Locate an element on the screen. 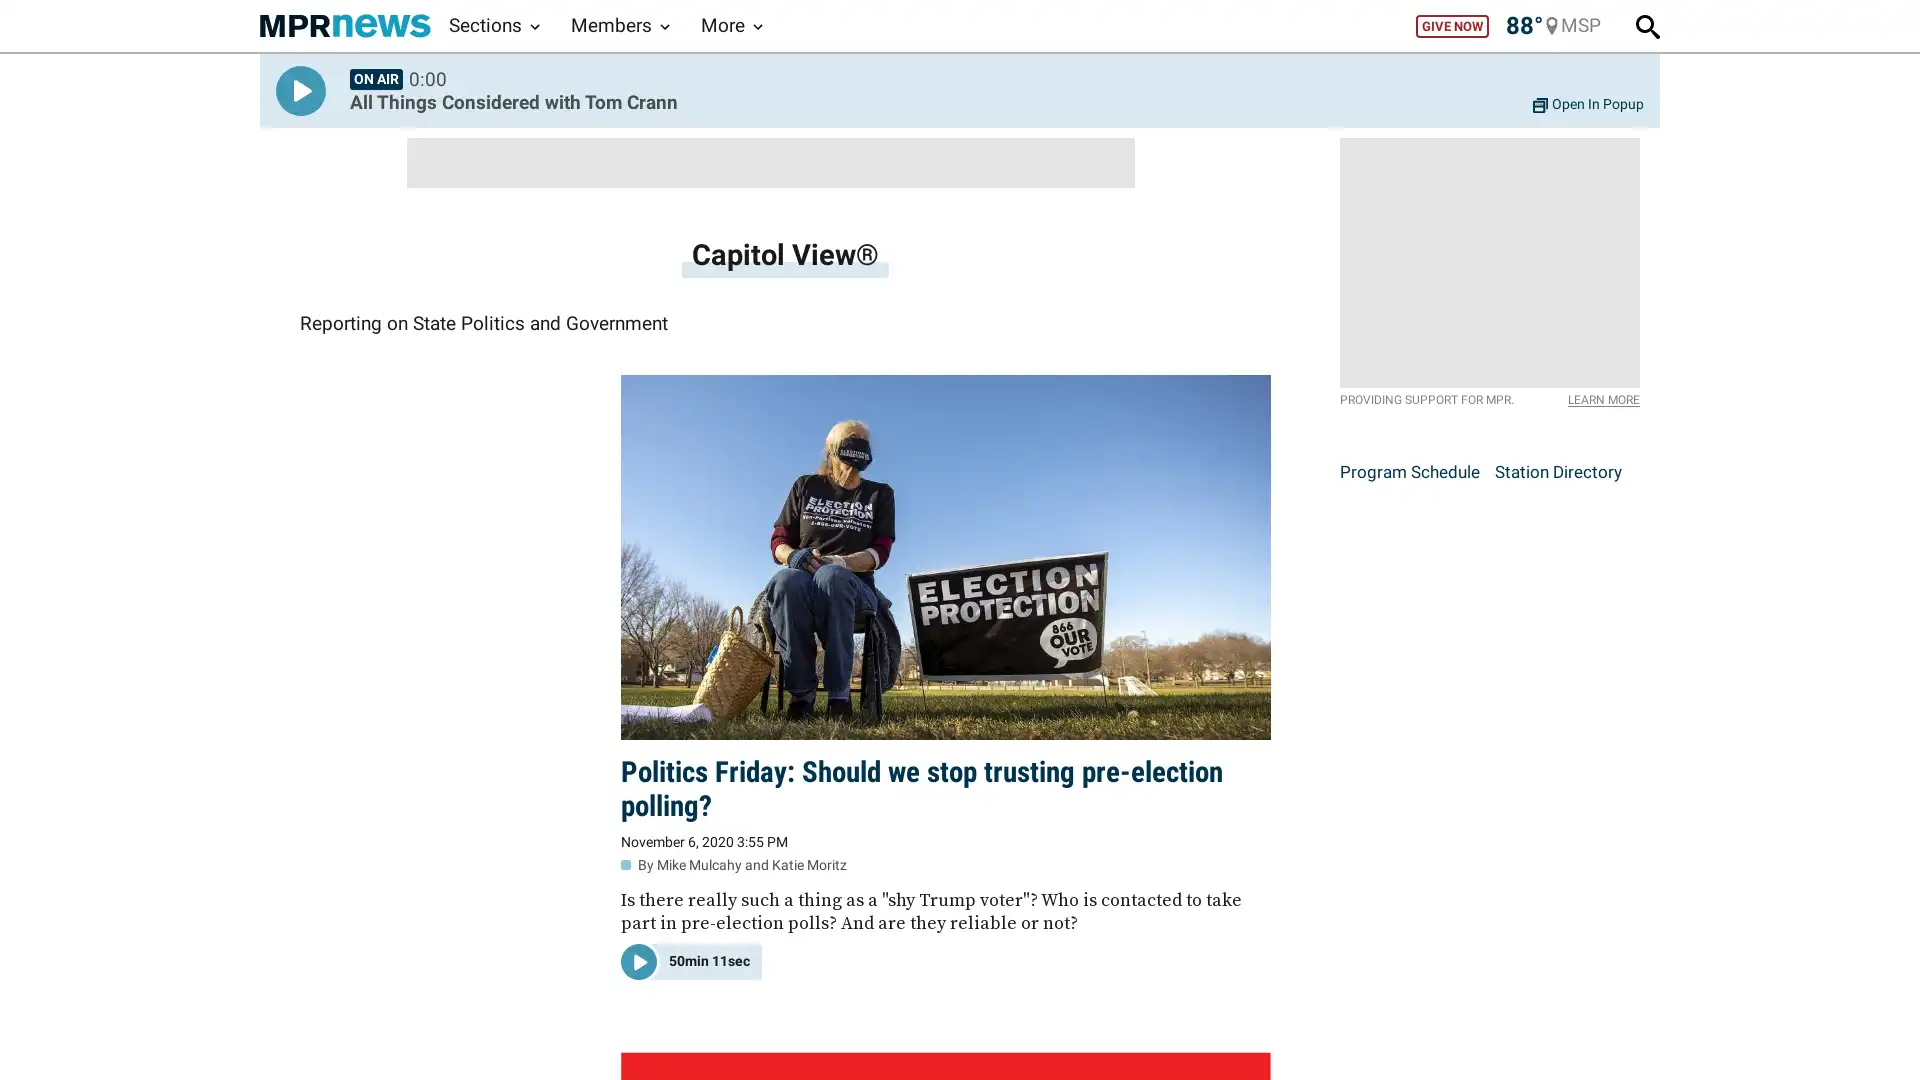 Image resolution: width=1920 pixels, height=1080 pixels. Play is located at coordinates (300, 91).